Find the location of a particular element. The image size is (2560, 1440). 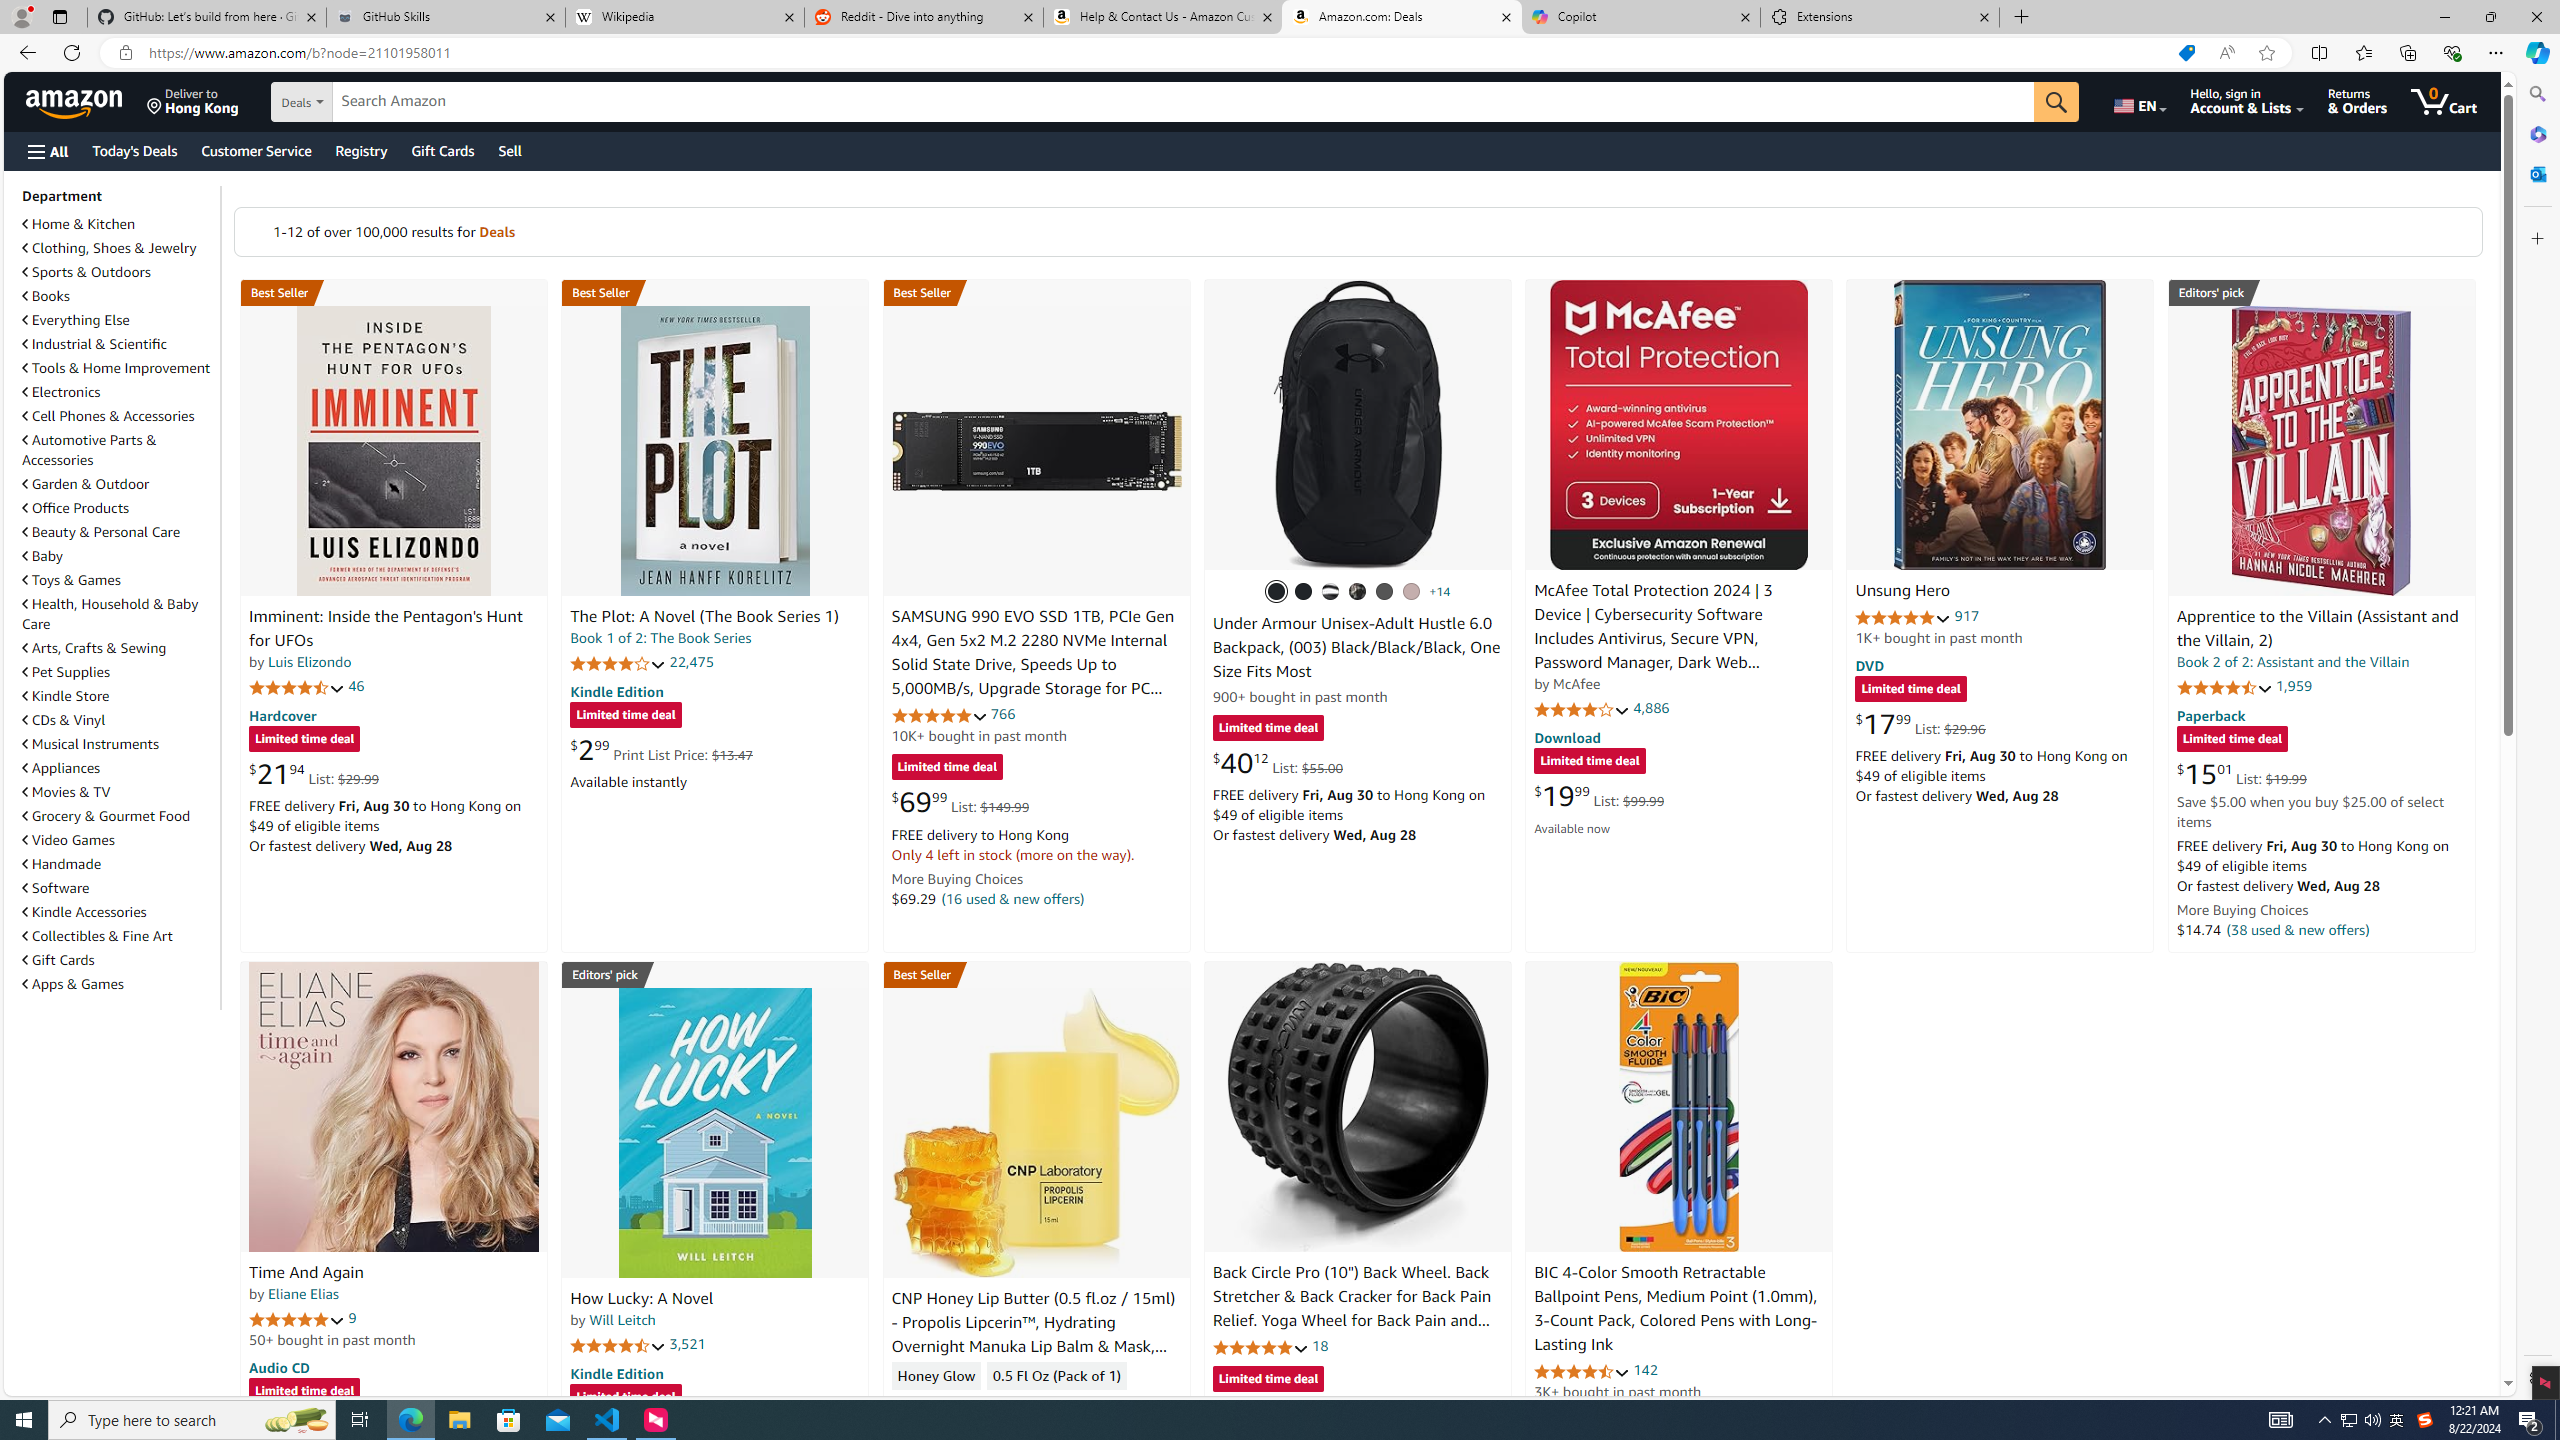

'Will Leitch' is located at coordinates (621, 1318).